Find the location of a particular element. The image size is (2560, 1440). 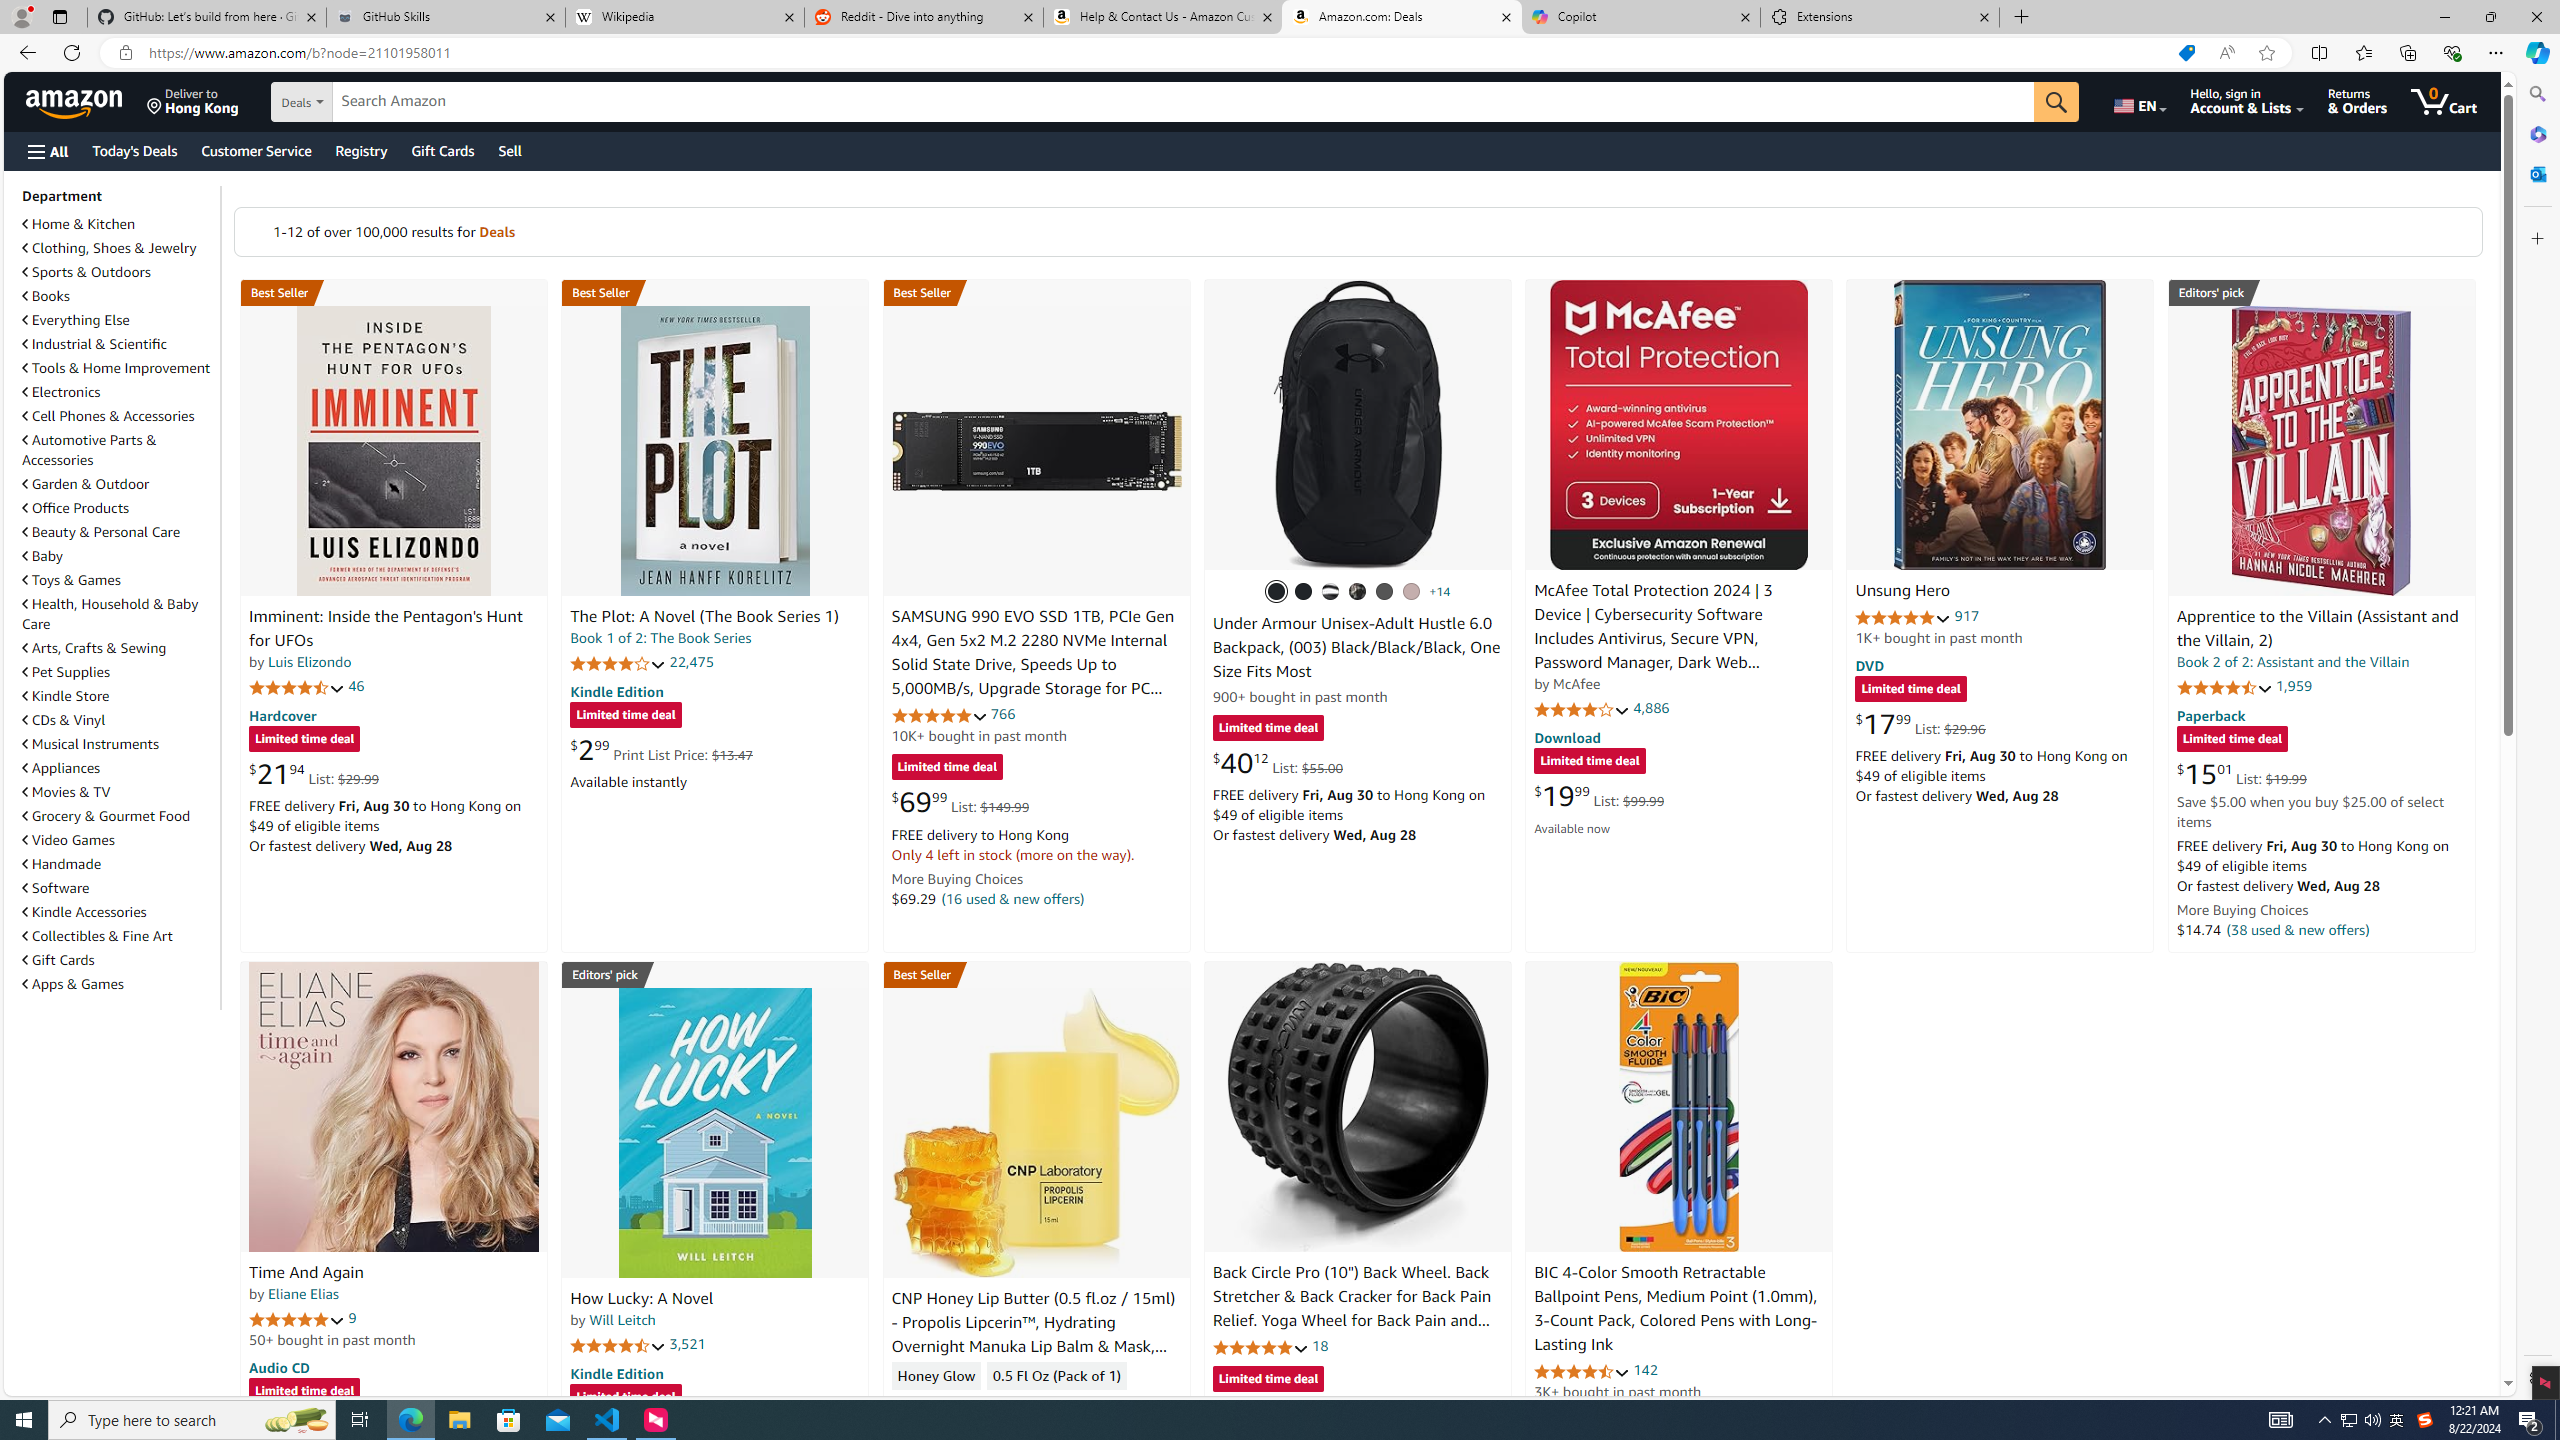

'Will Leitch' is located at coordinates (621, 1318).